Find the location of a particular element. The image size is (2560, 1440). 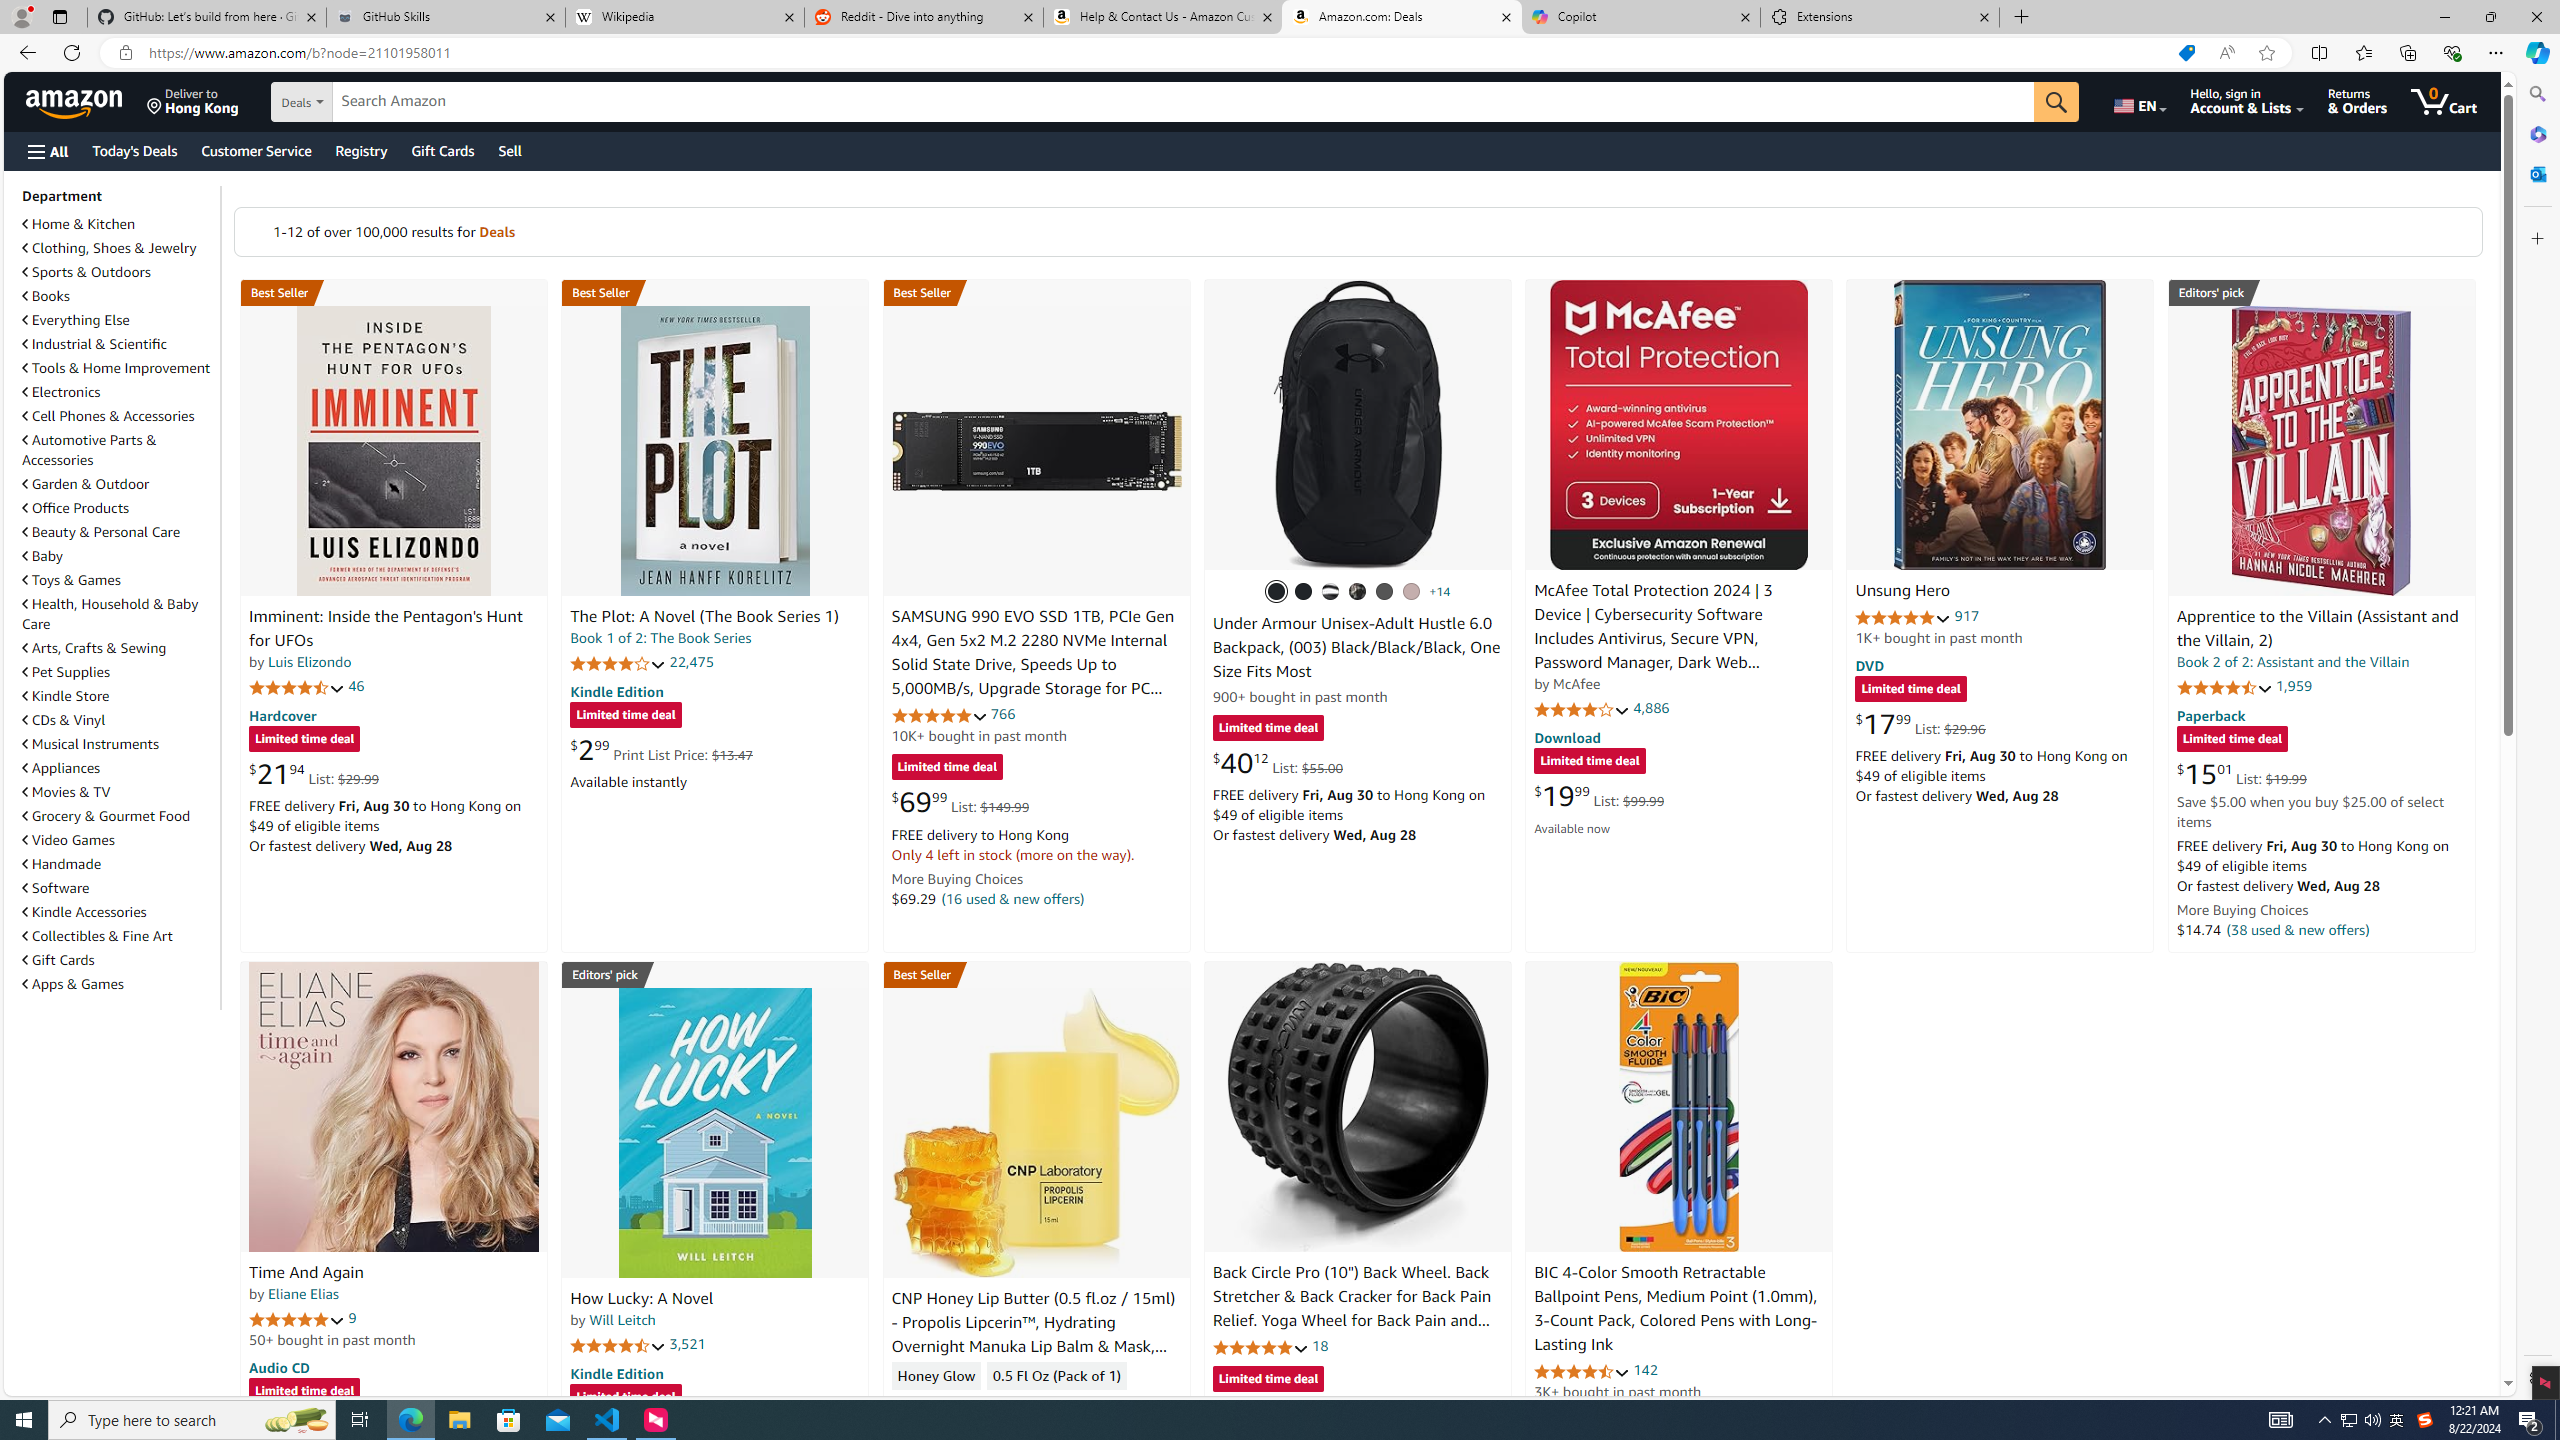

'Will Leitch' is located at coordinates (621, 1318).